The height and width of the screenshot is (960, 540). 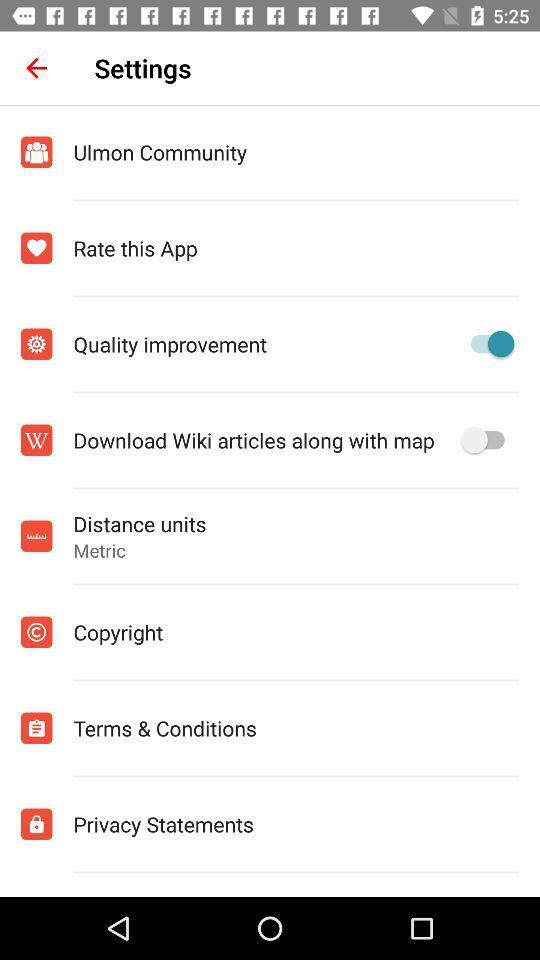 I want to click on the item to the left of the settings icon, so click(x=36, y=68).